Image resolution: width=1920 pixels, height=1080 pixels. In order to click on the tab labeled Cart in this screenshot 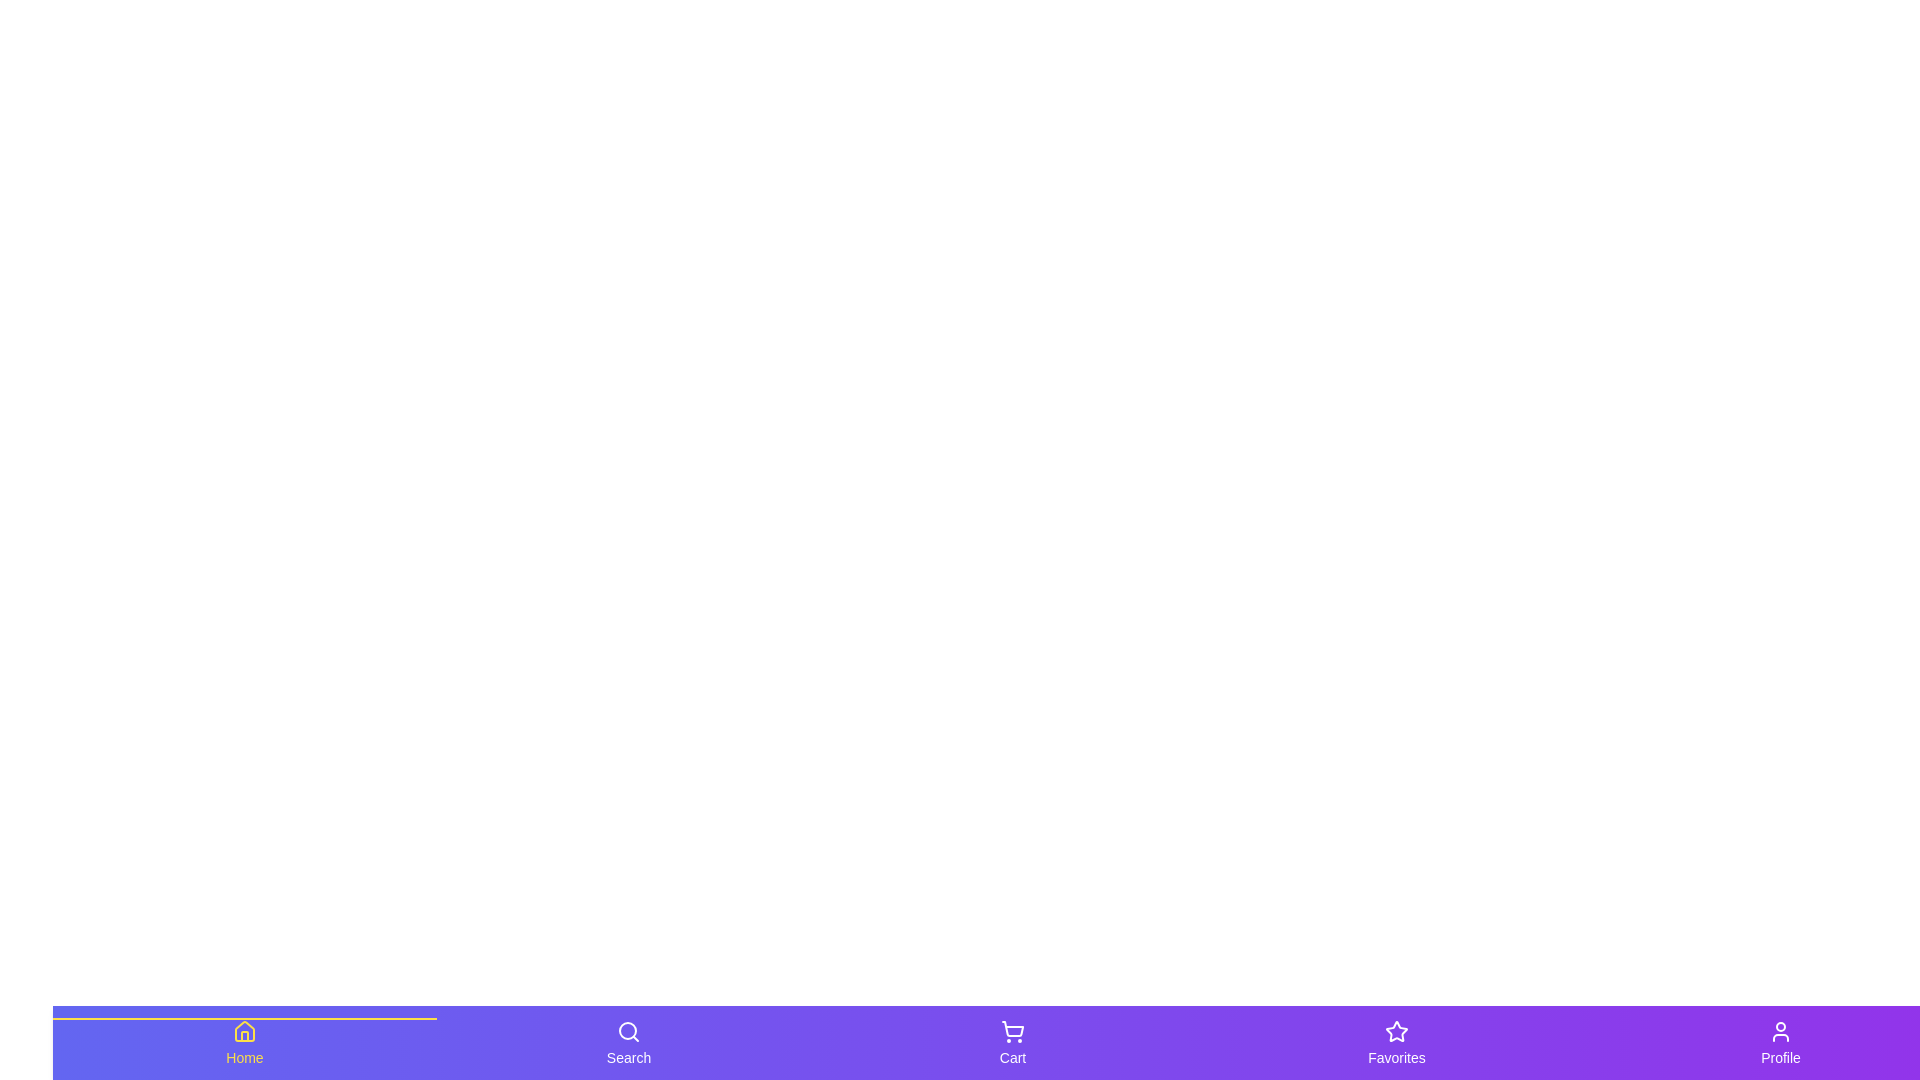, I will do `click(1012, 1041)`.